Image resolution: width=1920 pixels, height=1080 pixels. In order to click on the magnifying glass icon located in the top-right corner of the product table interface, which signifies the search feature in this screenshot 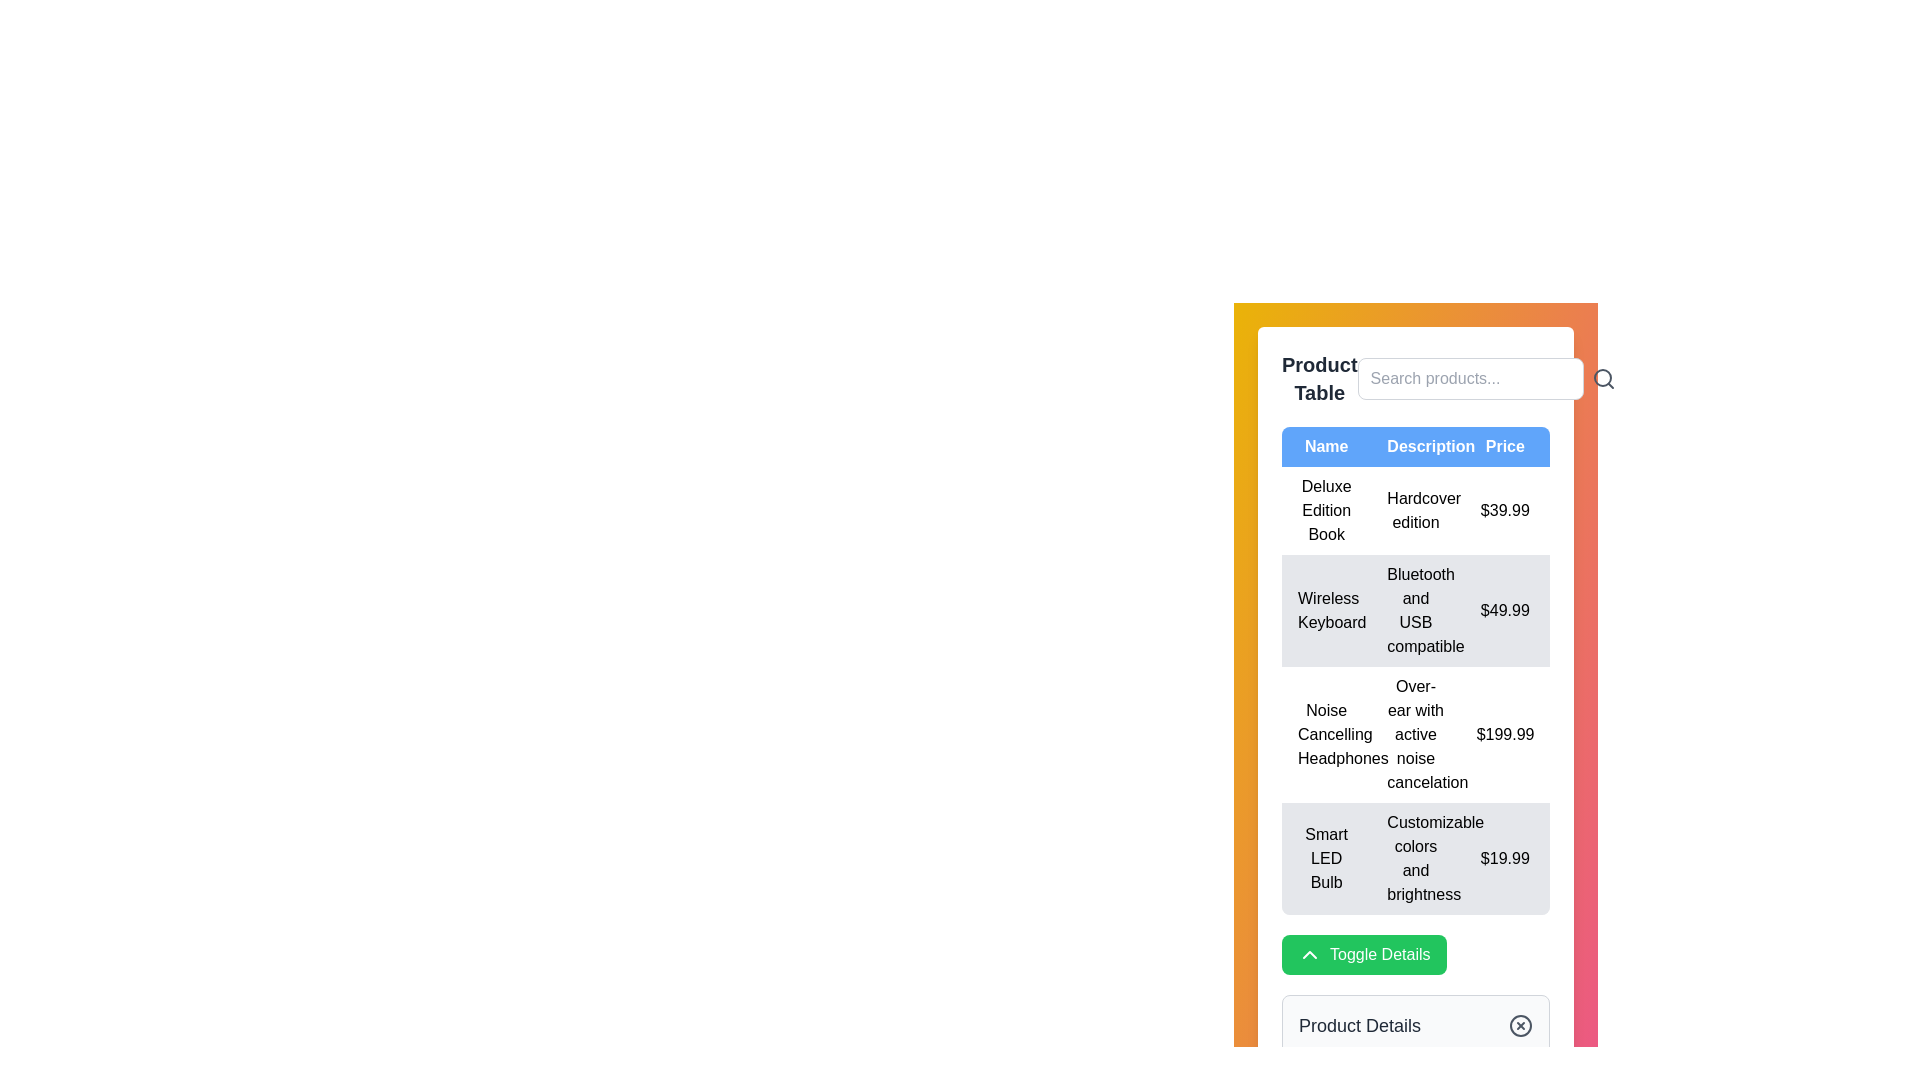, I will do `click(1602, 378)`.